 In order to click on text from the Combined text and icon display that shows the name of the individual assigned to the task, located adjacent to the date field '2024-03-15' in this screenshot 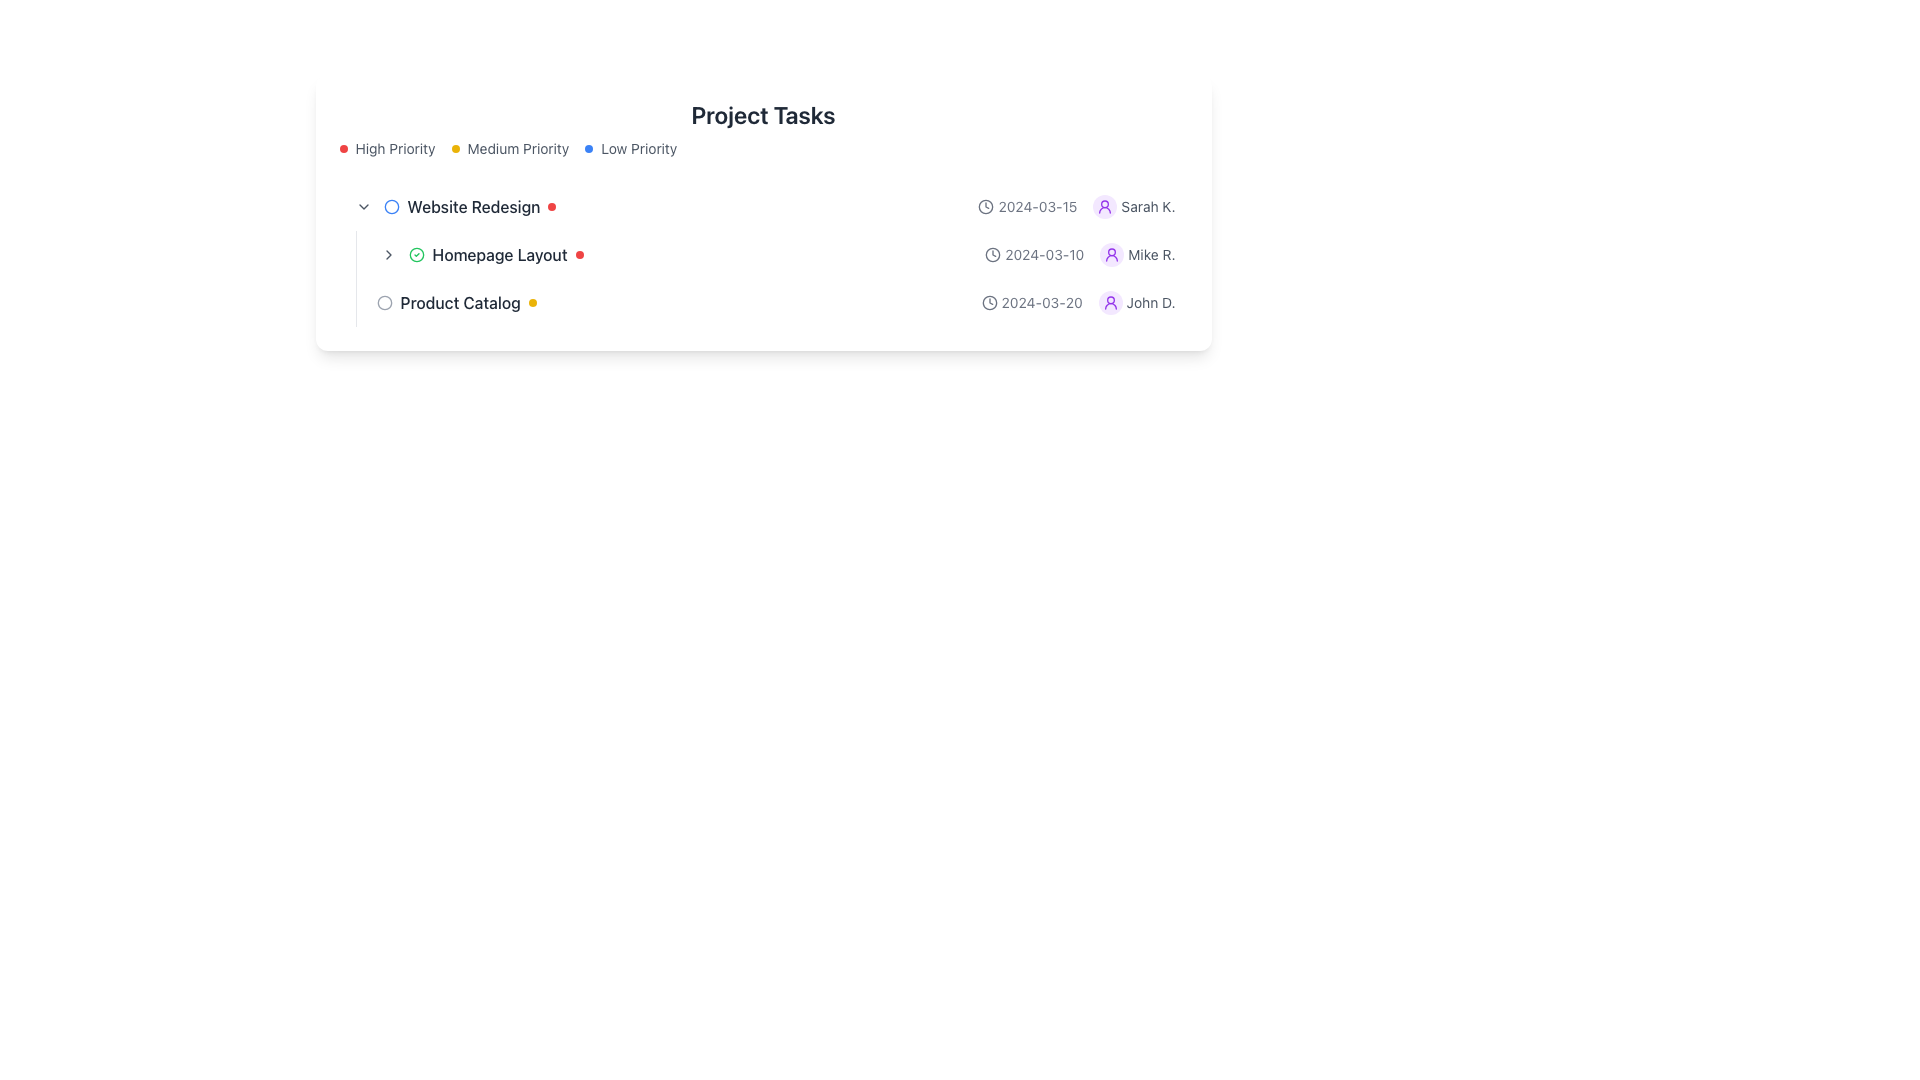, I will do `click(1134, 207)`.